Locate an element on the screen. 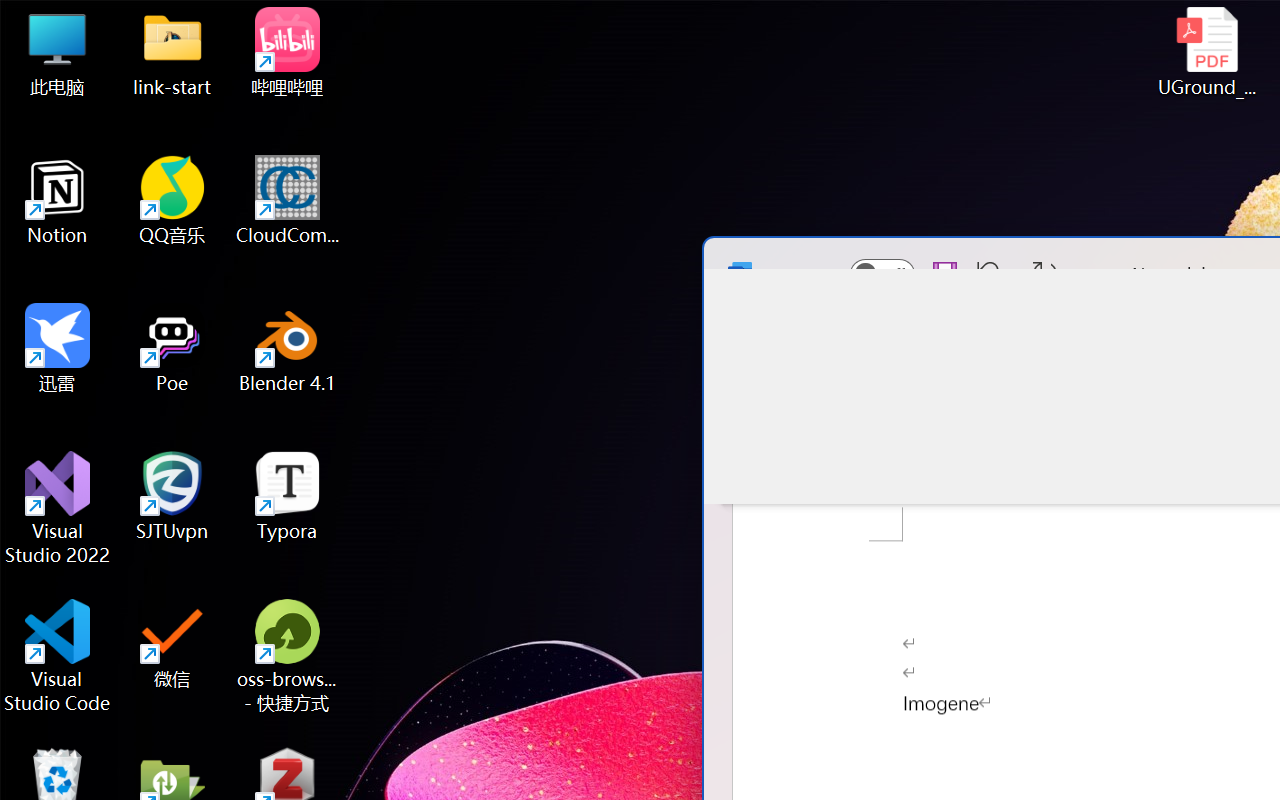 This screenshot has width=1280, height=800. 'Repeat Paragraph Formatting' is located at coordinates (1044, 273).